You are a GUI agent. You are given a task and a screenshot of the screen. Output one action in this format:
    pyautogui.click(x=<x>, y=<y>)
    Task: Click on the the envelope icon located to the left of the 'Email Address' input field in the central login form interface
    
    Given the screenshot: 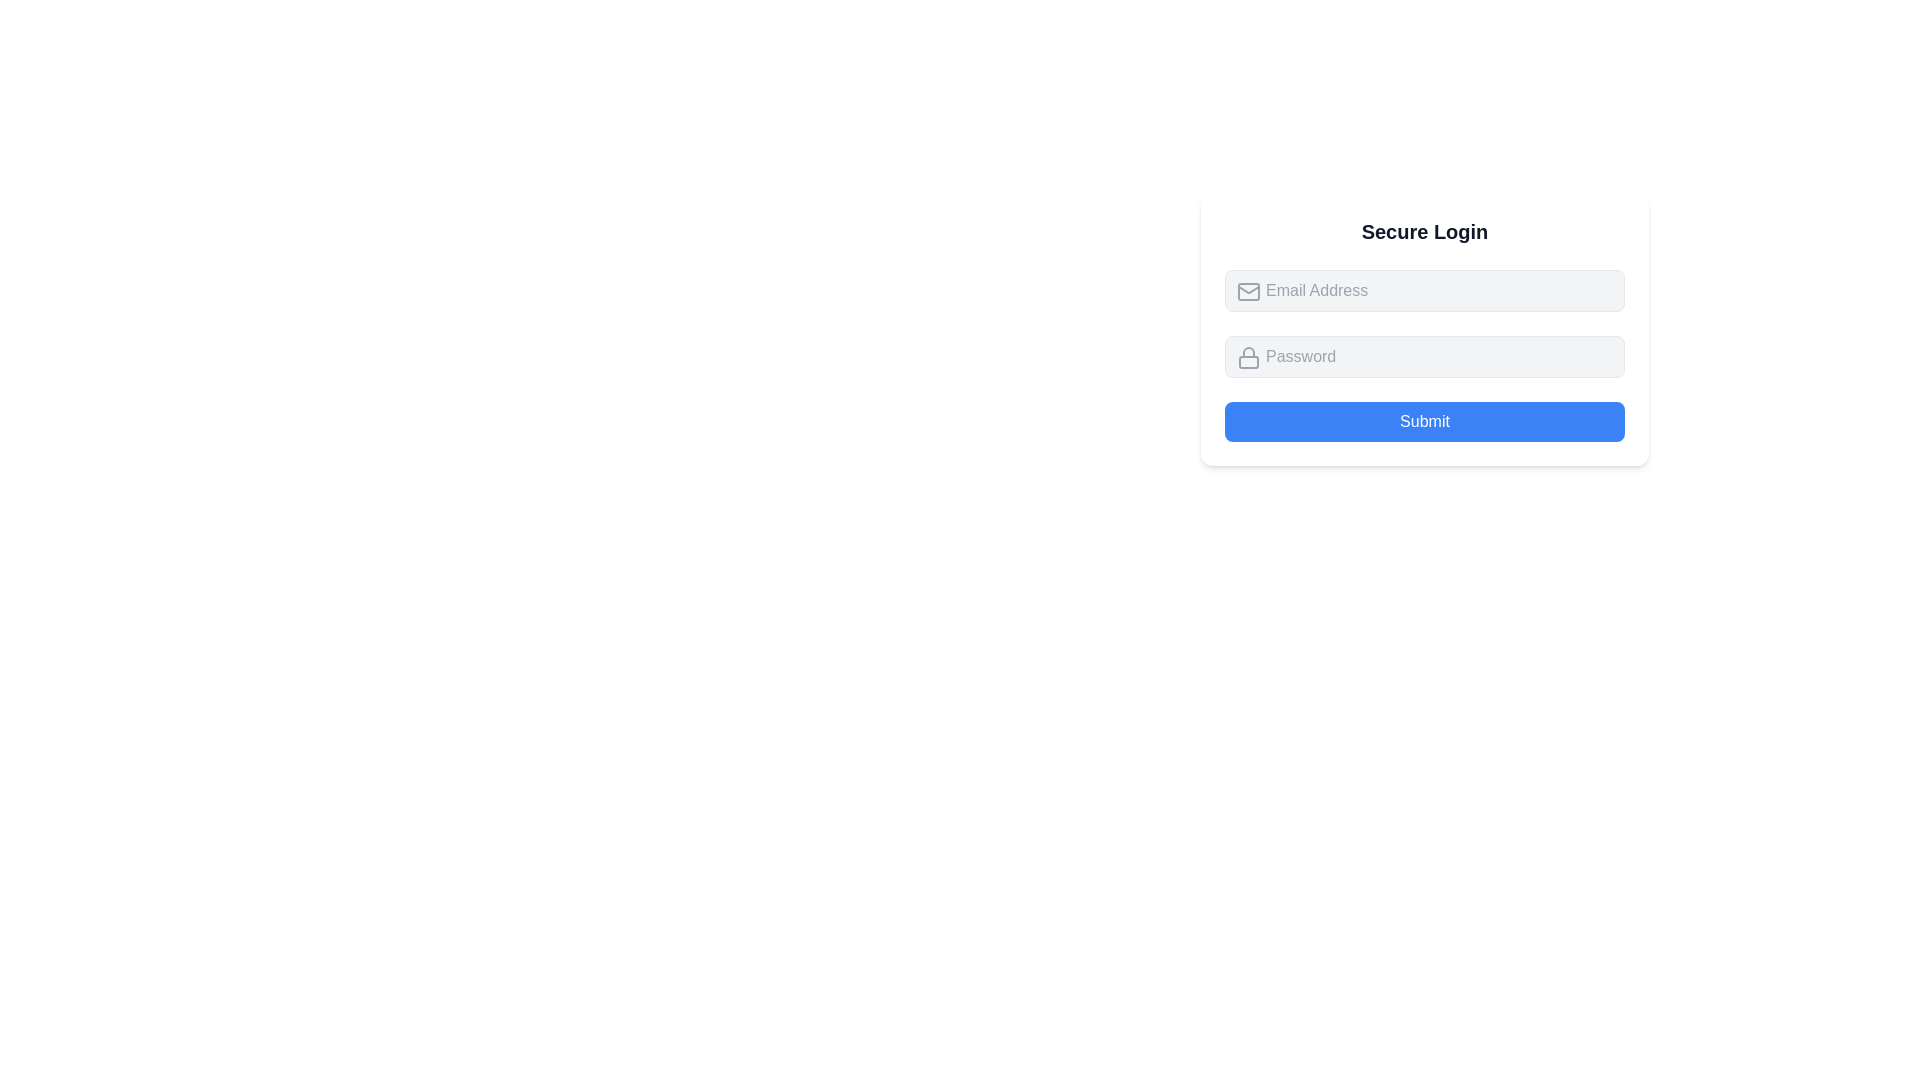 What is the action you would take?
    pyautogui.click(x=1247, y=292)
    